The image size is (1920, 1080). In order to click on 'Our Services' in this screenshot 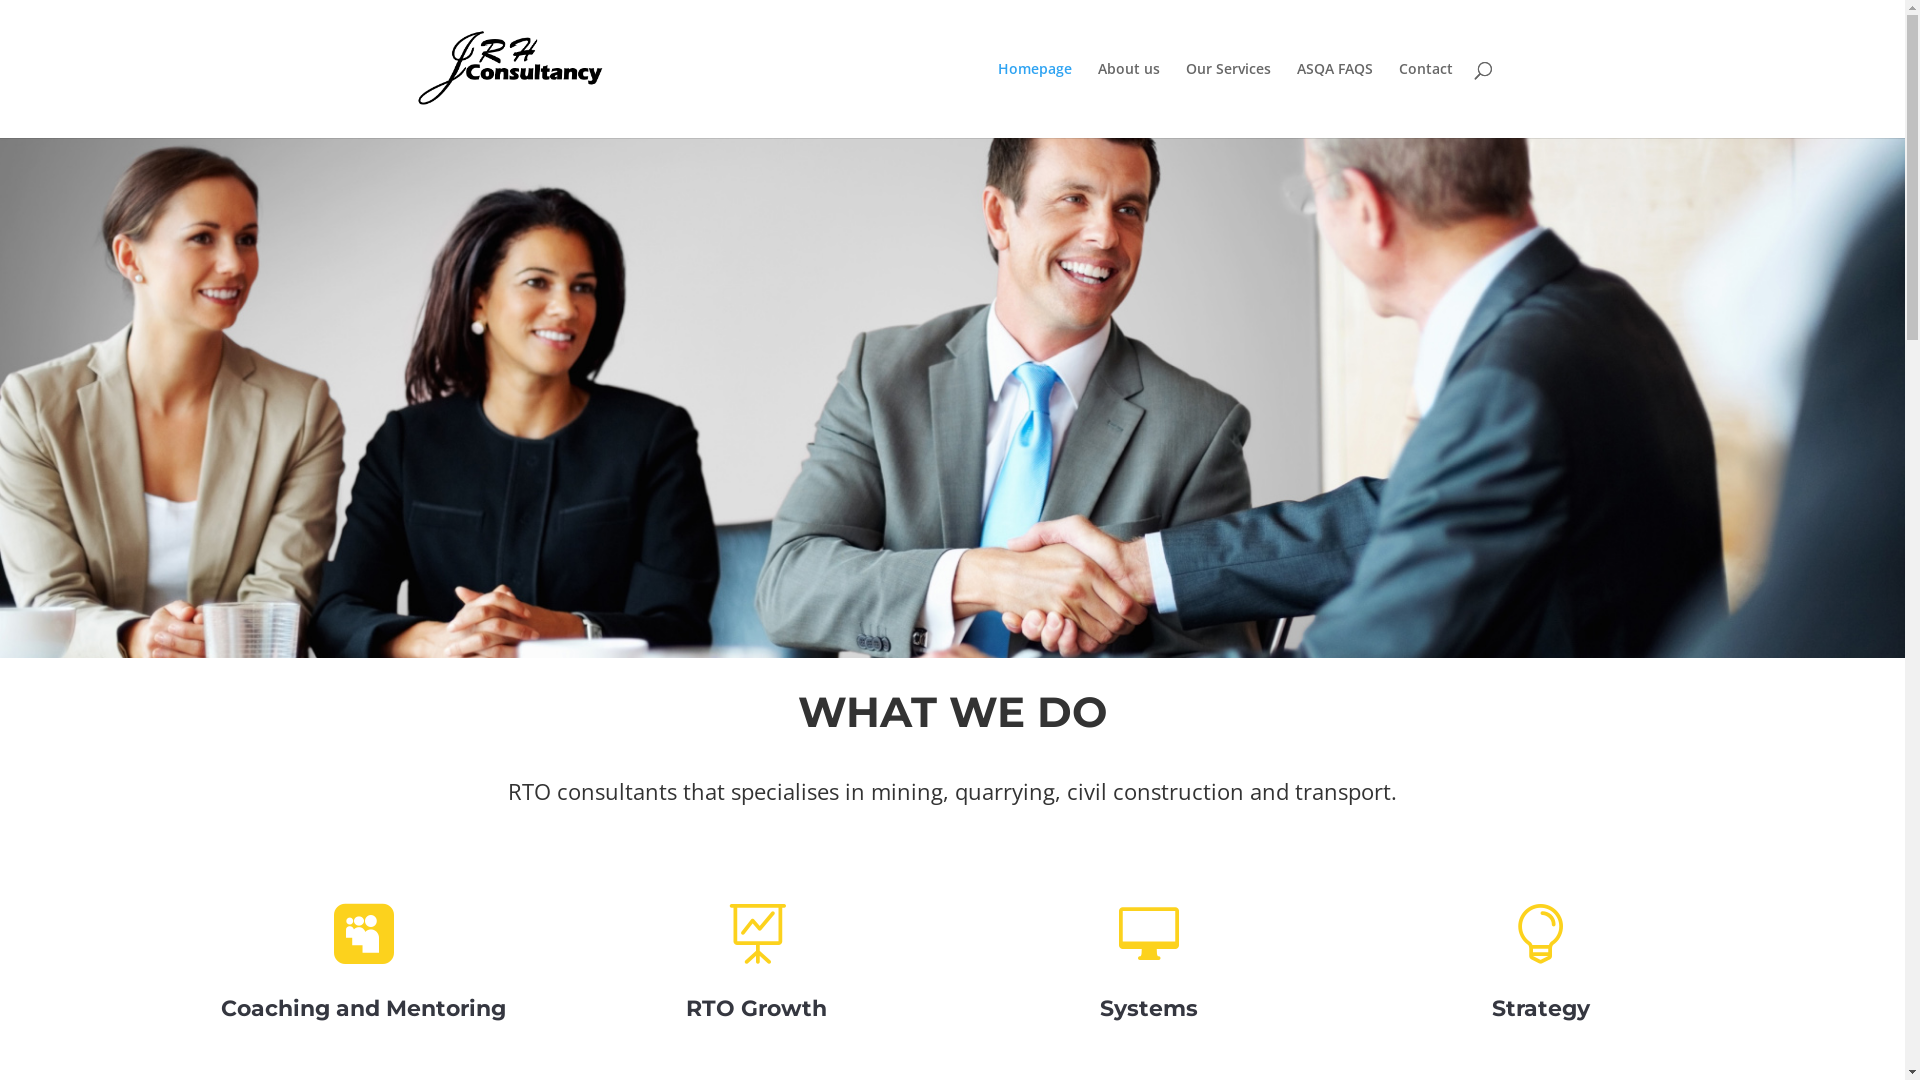, I will do `click(1227, 100)`.